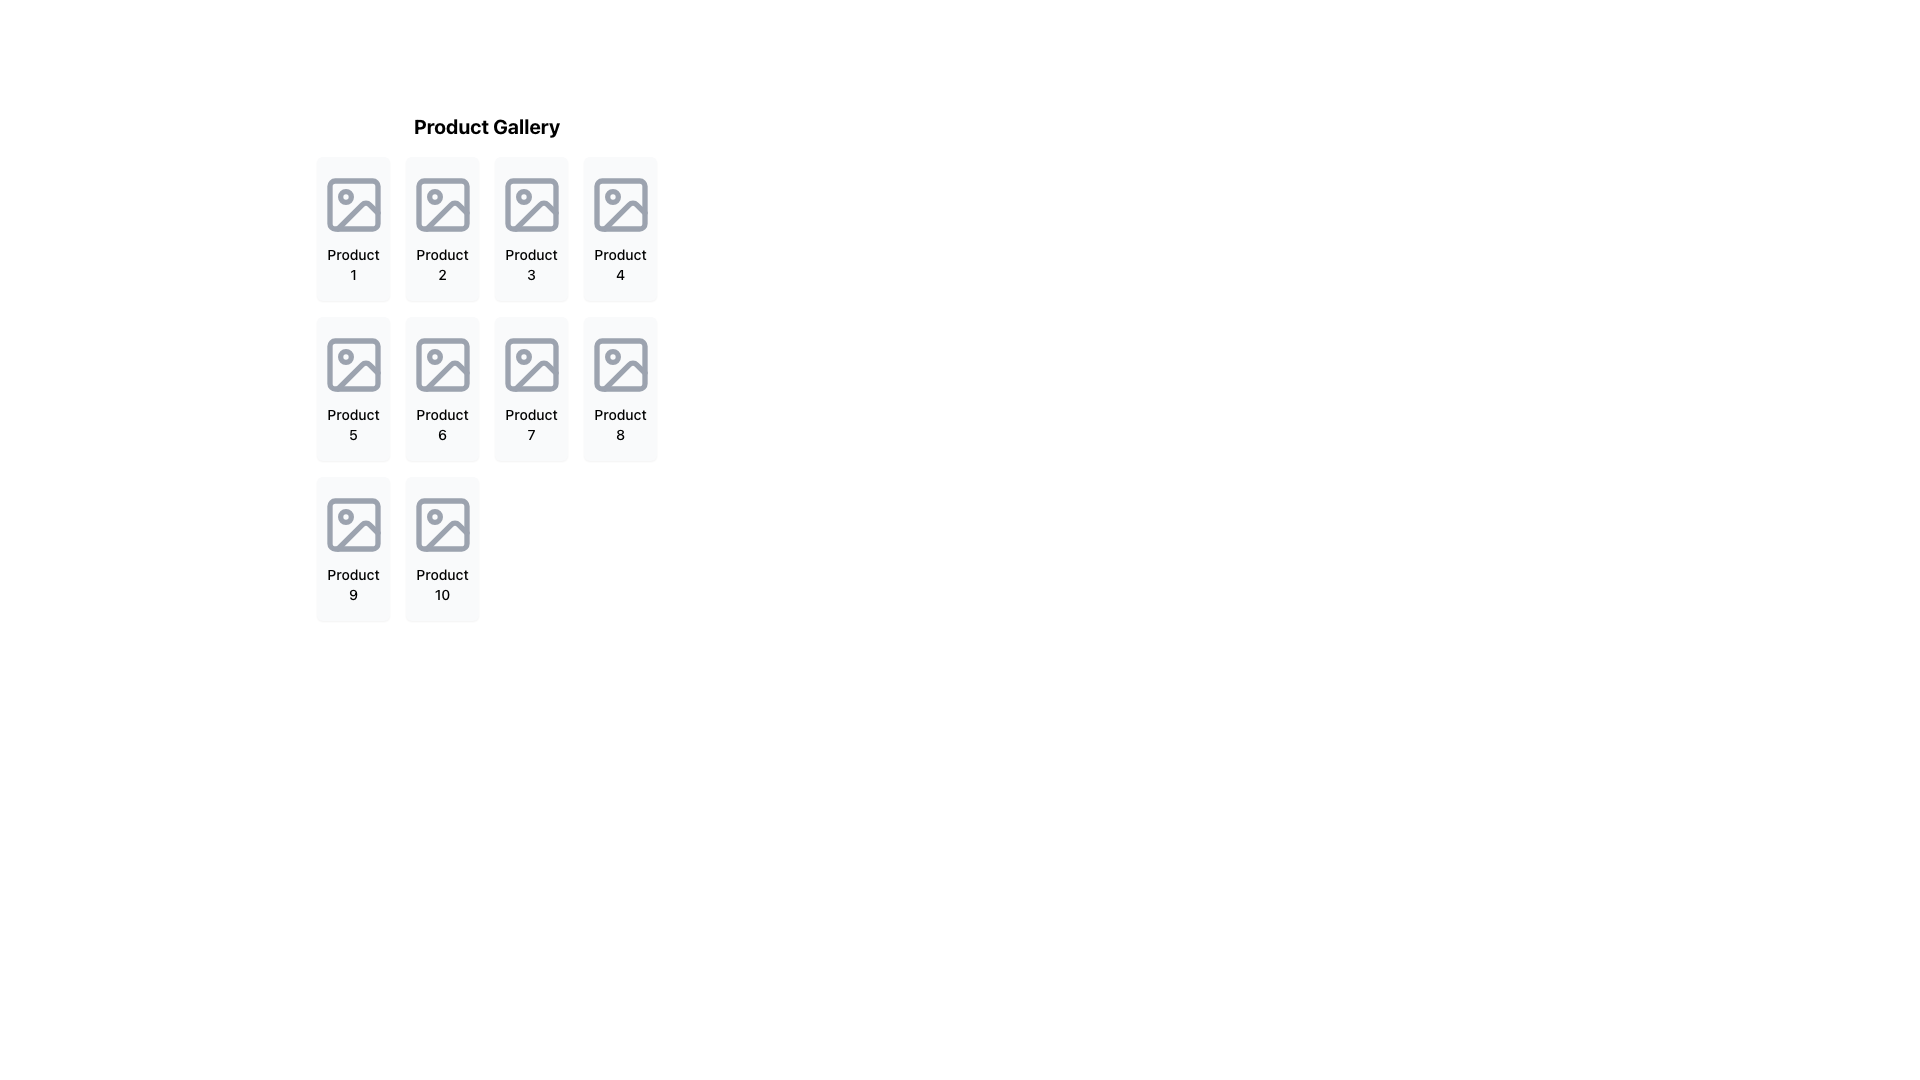 The image size is (1920, 1080). I want to click on the Text Label displaying 'Product 10', which is located beneath the image icon in the lower section of its card, so click(441, 585).